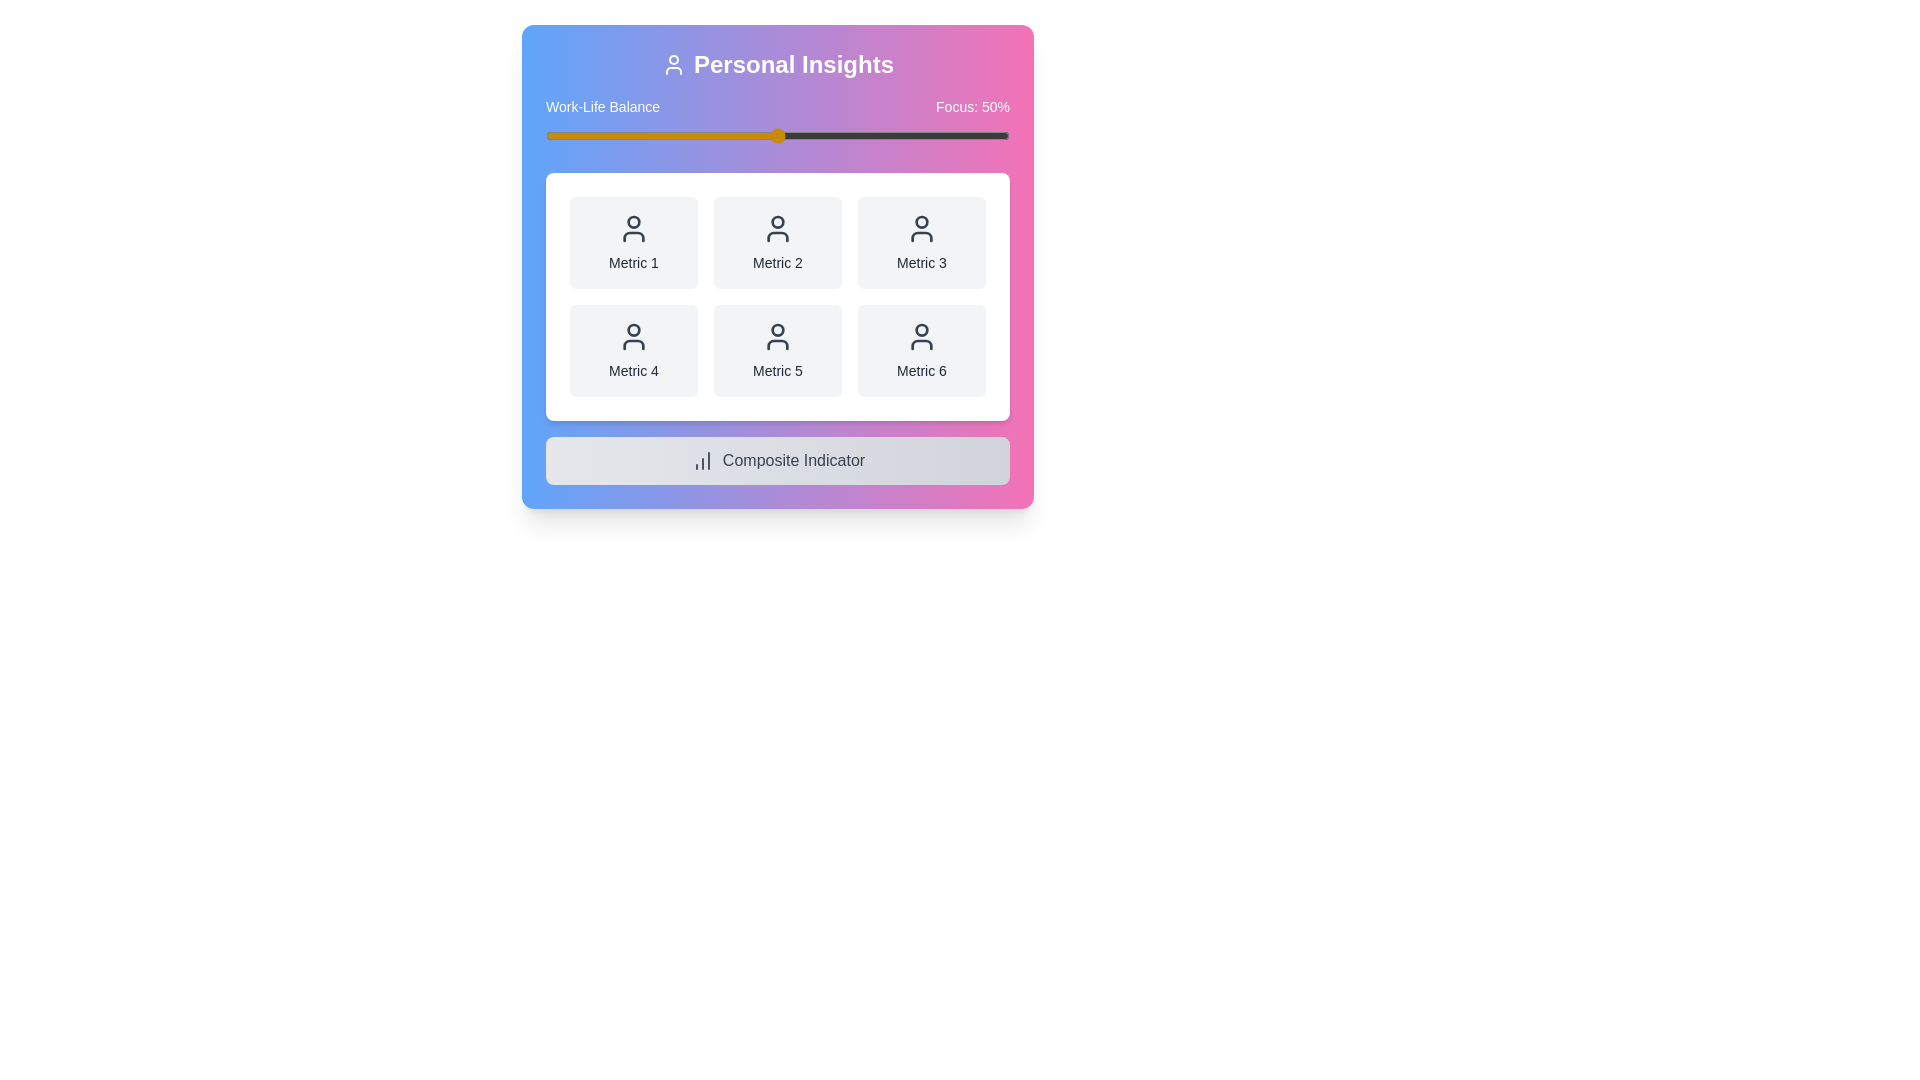 Image resolution: width=1920 pixels, height=1080 pixels. Describe the element at coordinates (776, 350) in the screenshot. I see `the metric card labeled Metric 5` at that location.